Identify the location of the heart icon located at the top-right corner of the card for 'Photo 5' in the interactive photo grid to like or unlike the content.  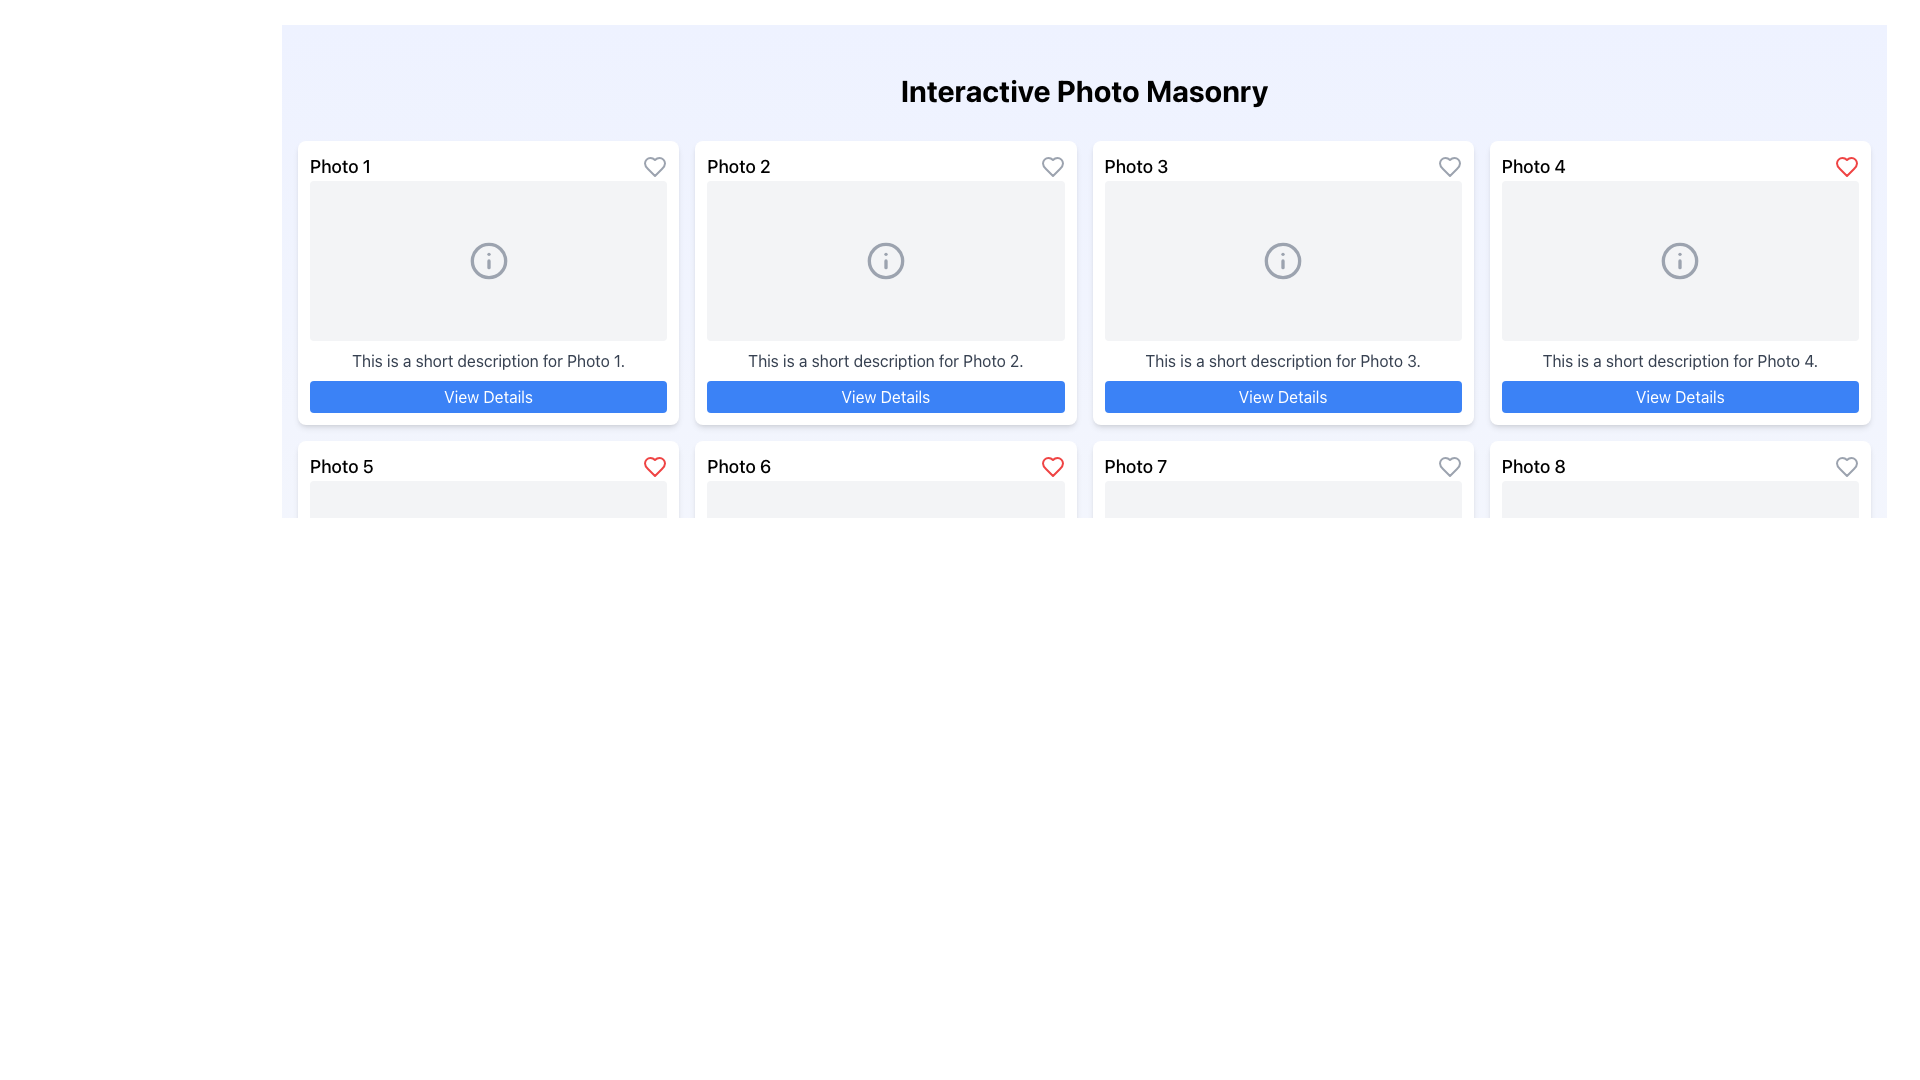
(654, 466).